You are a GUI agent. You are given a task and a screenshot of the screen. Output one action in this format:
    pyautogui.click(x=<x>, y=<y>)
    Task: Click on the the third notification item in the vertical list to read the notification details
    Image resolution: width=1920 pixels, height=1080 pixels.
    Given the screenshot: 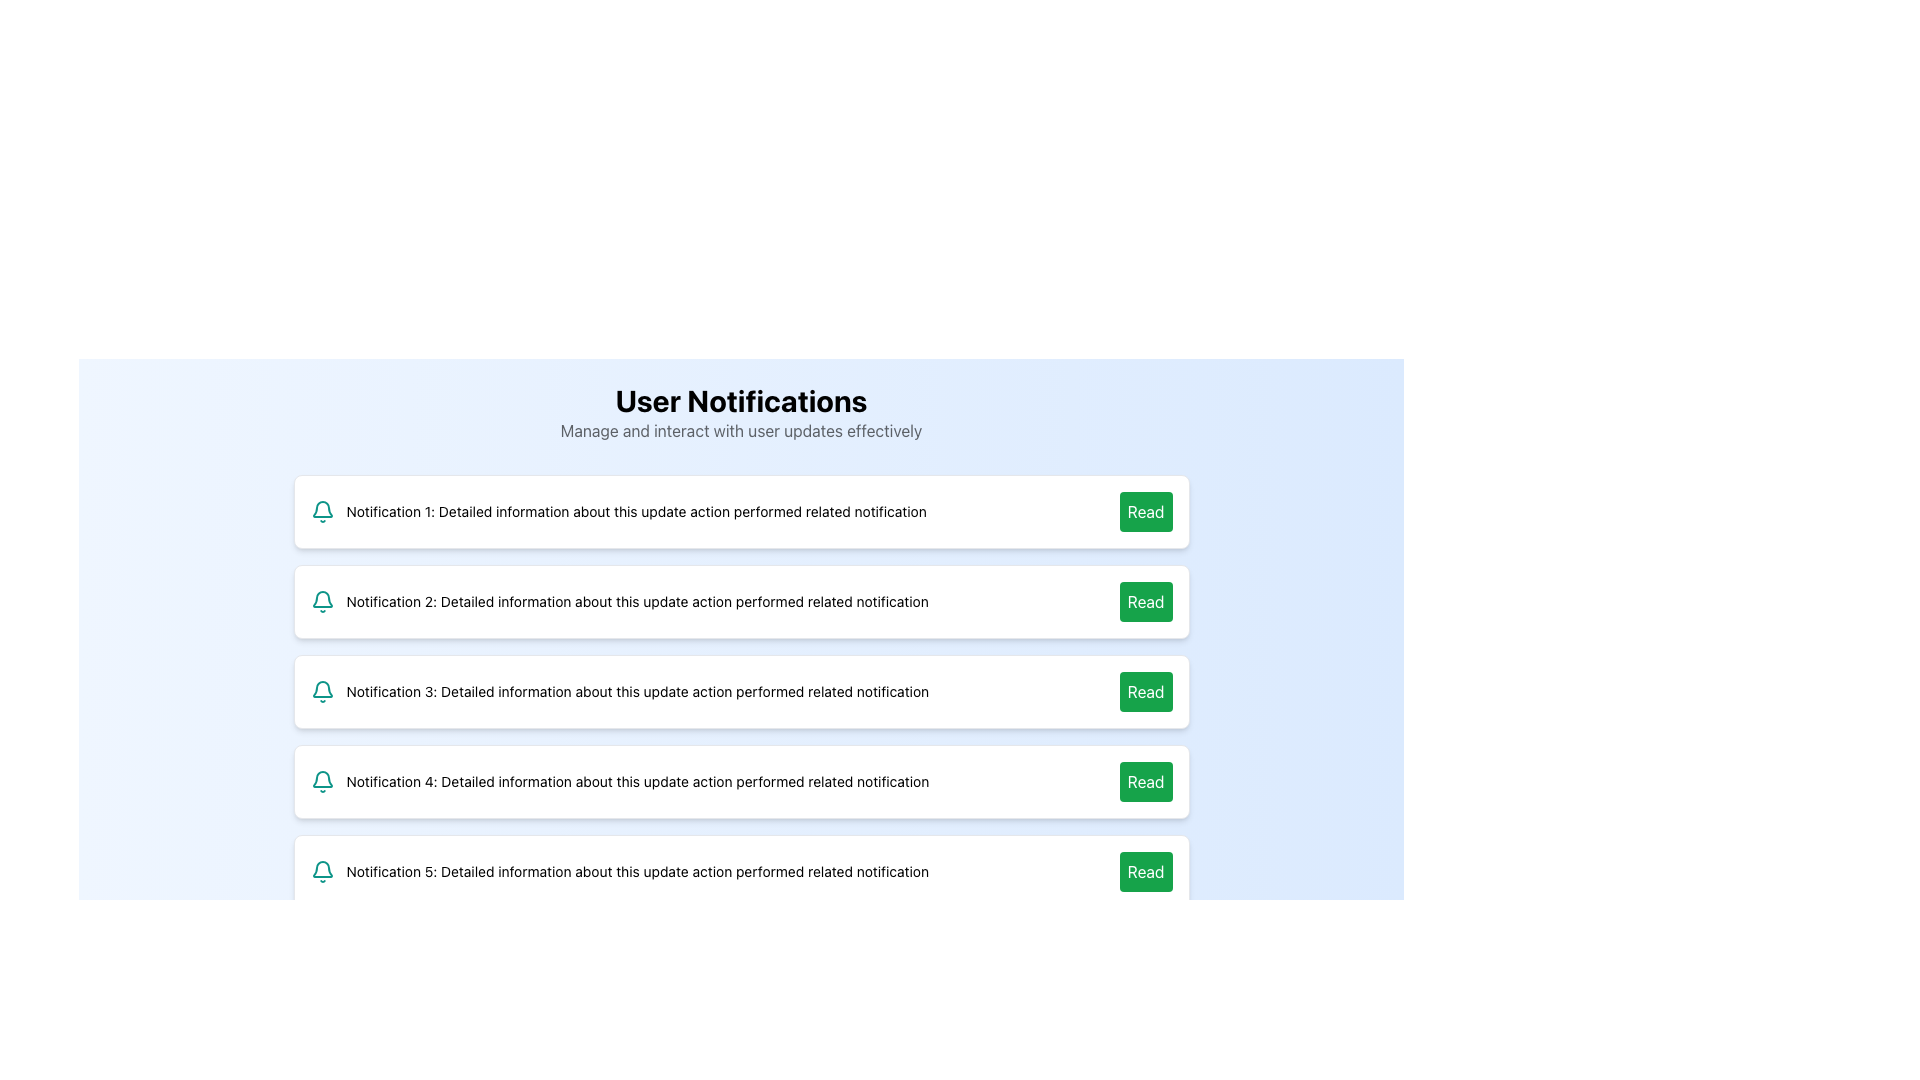 What is the action you would take?
    pyautogui.click(x=618, y=690)
    